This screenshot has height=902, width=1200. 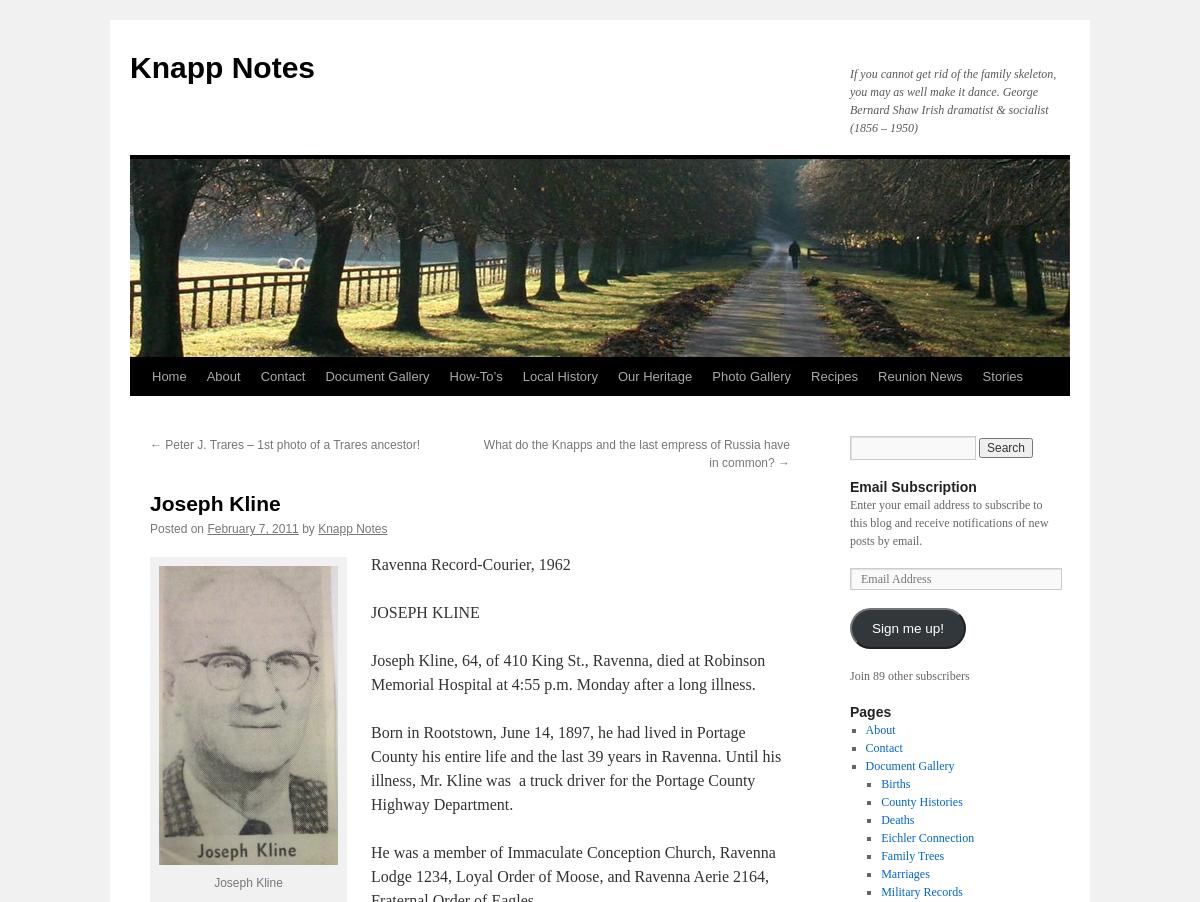 What do you see at coordinates (371, 611) in the screenshot?
I see `'JOSEPH KLINE'` at bounding box center [371, 611].